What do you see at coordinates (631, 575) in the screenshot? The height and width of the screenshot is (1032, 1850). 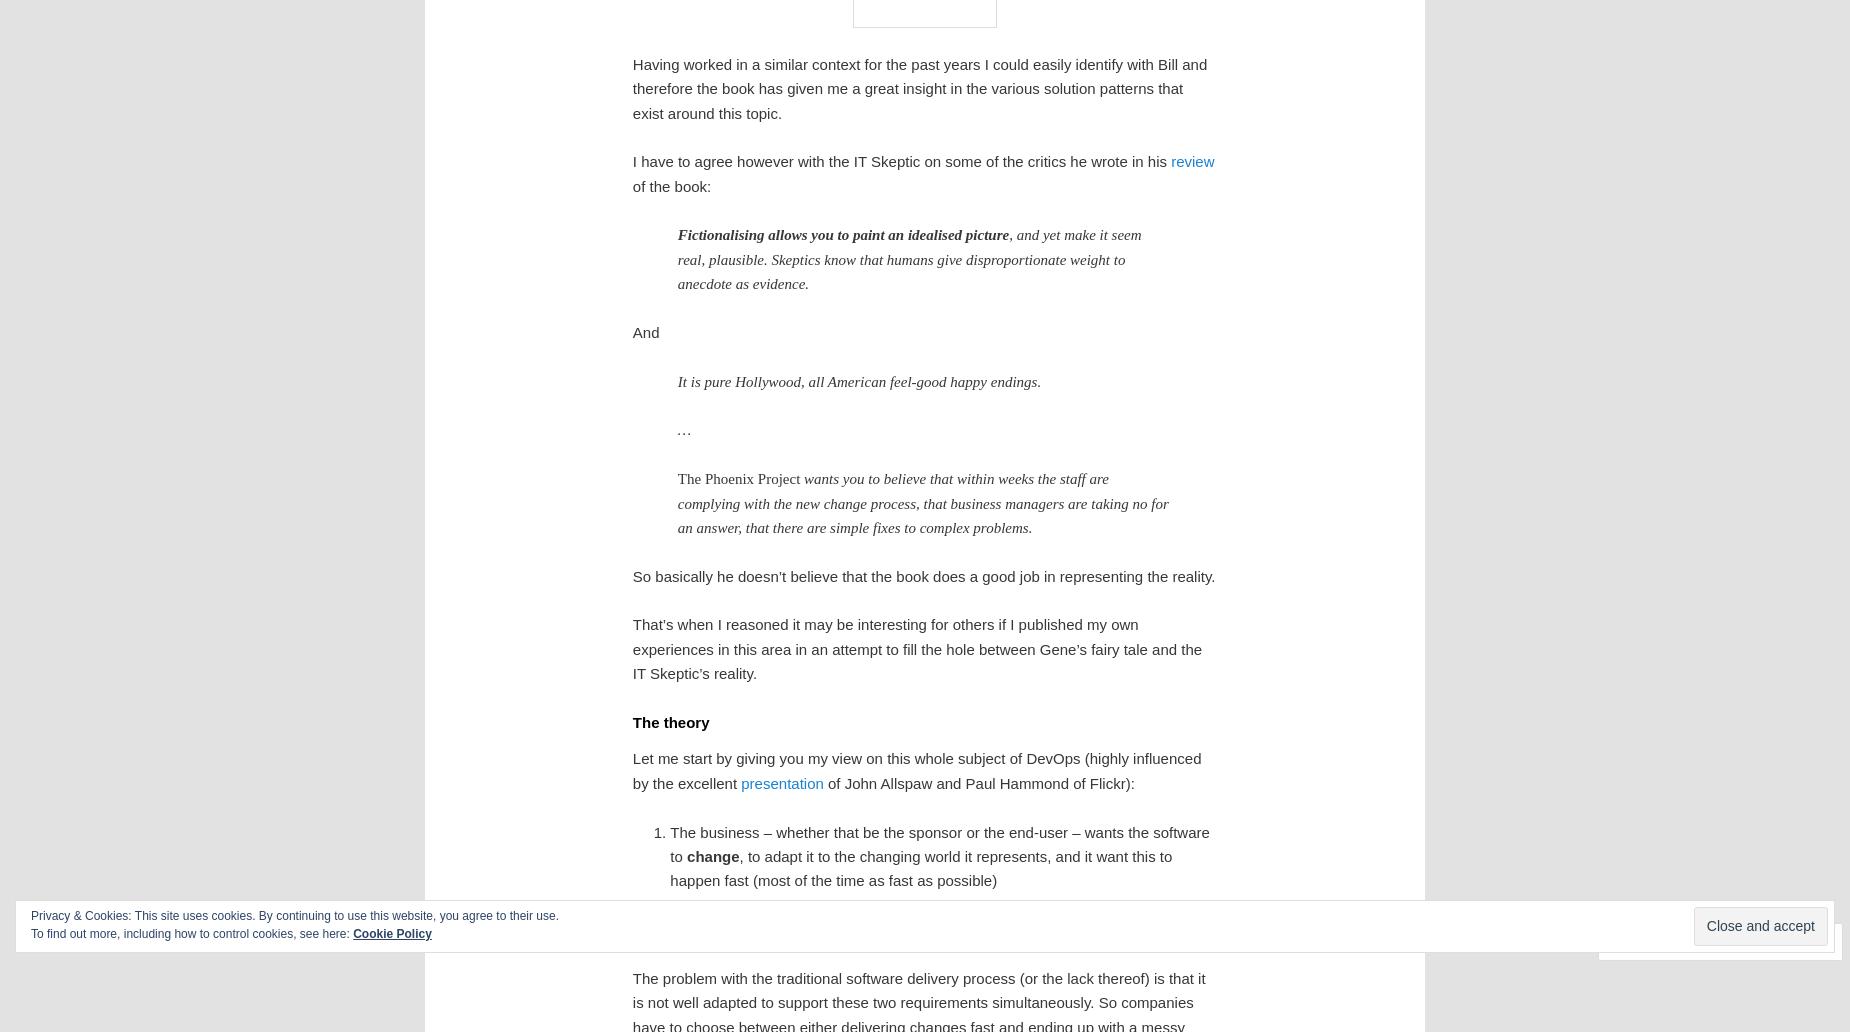 I see `'So basically he doesn’t believe that the book does a good job in representing the reality.'` at bounding box center [631, 575].